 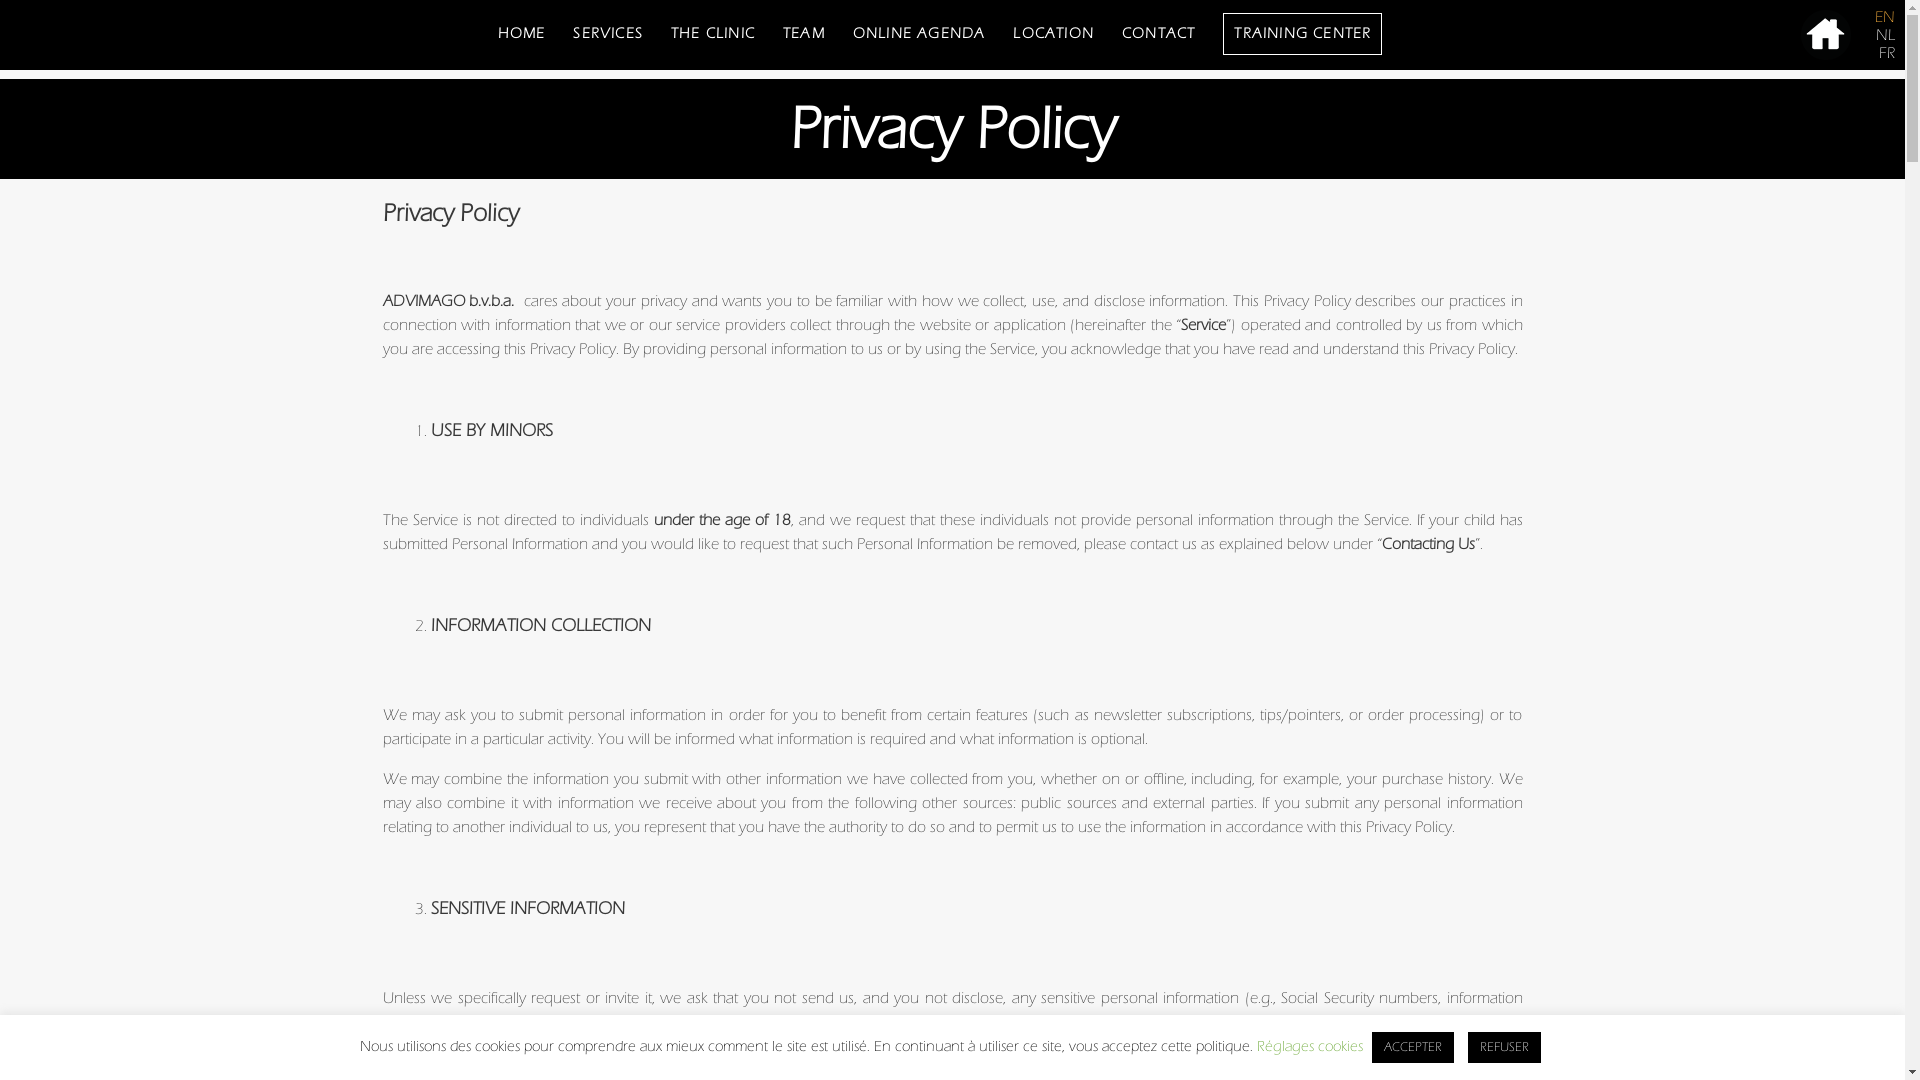 I want to click on 'HOME', so click(x=522, y=31).